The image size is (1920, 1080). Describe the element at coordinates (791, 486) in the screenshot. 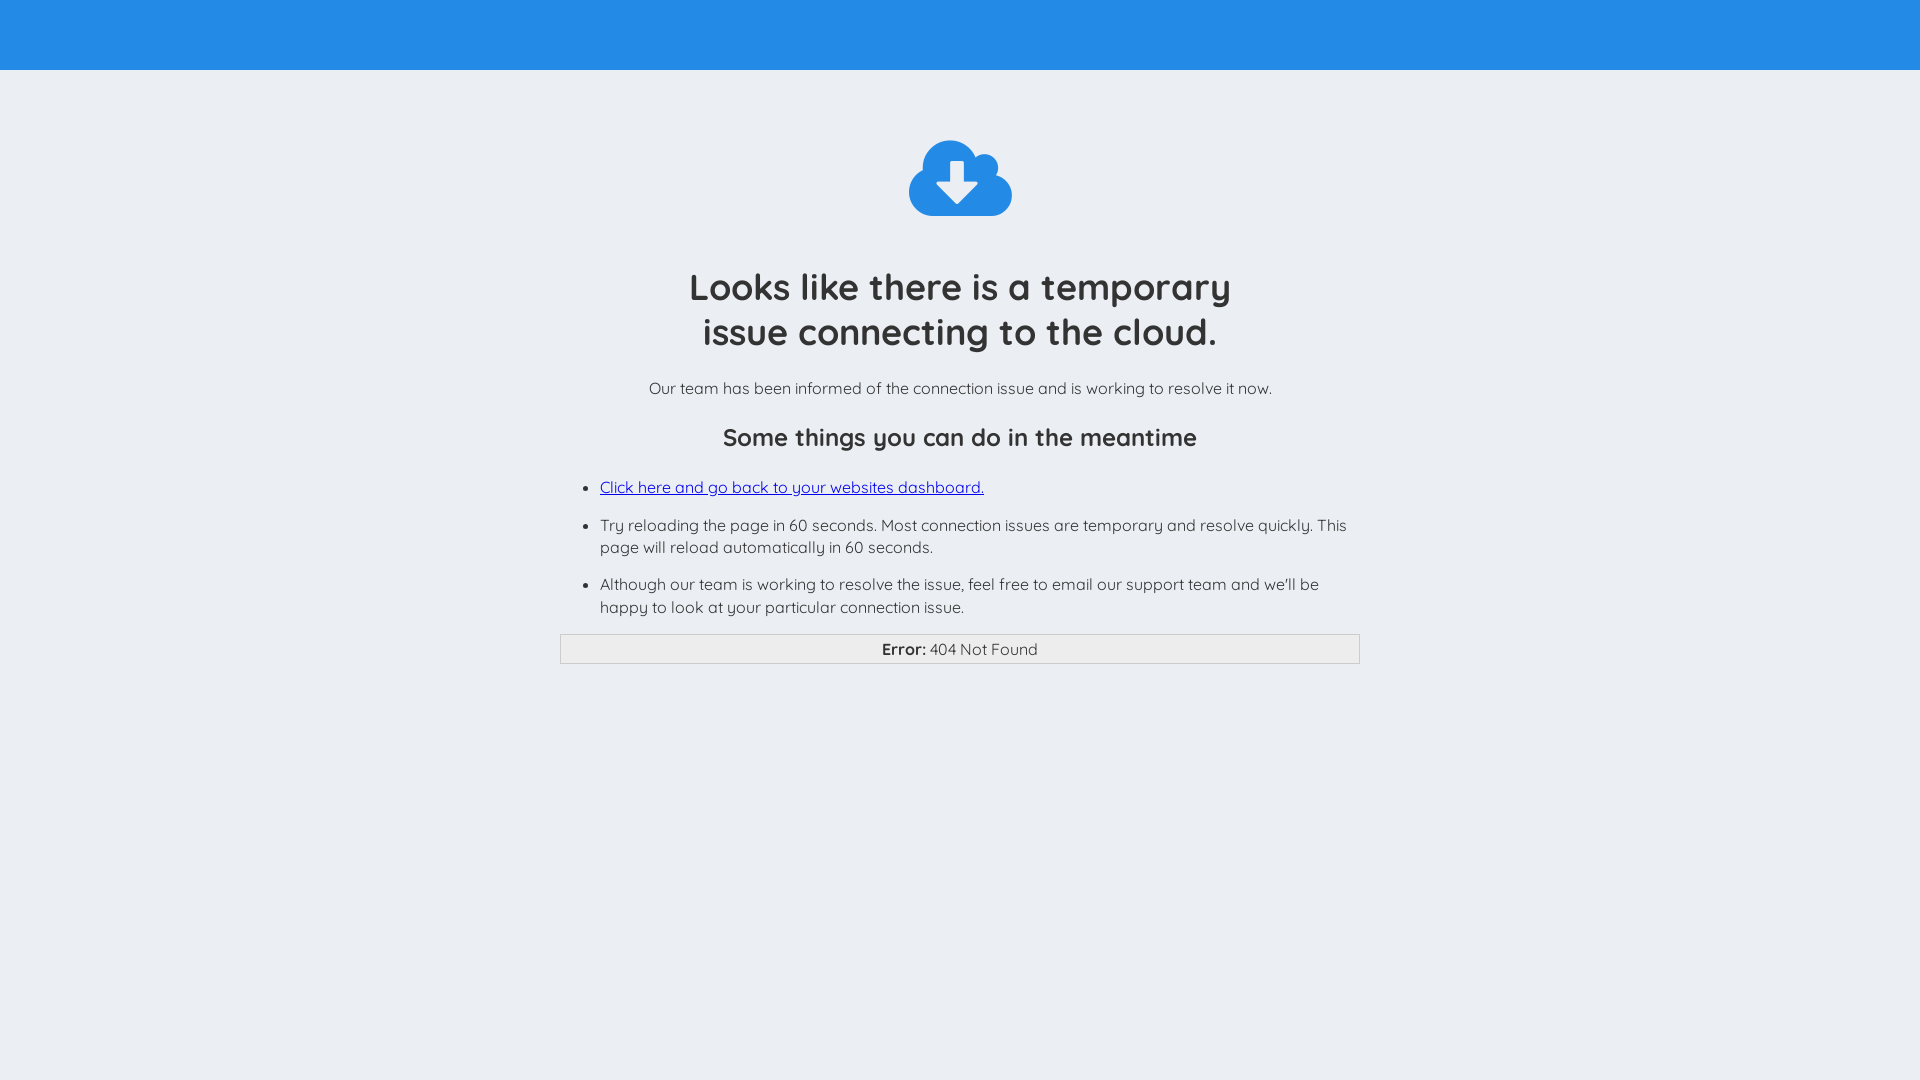

I see `'Click here and go back to your websites dashboard.'` at that location.